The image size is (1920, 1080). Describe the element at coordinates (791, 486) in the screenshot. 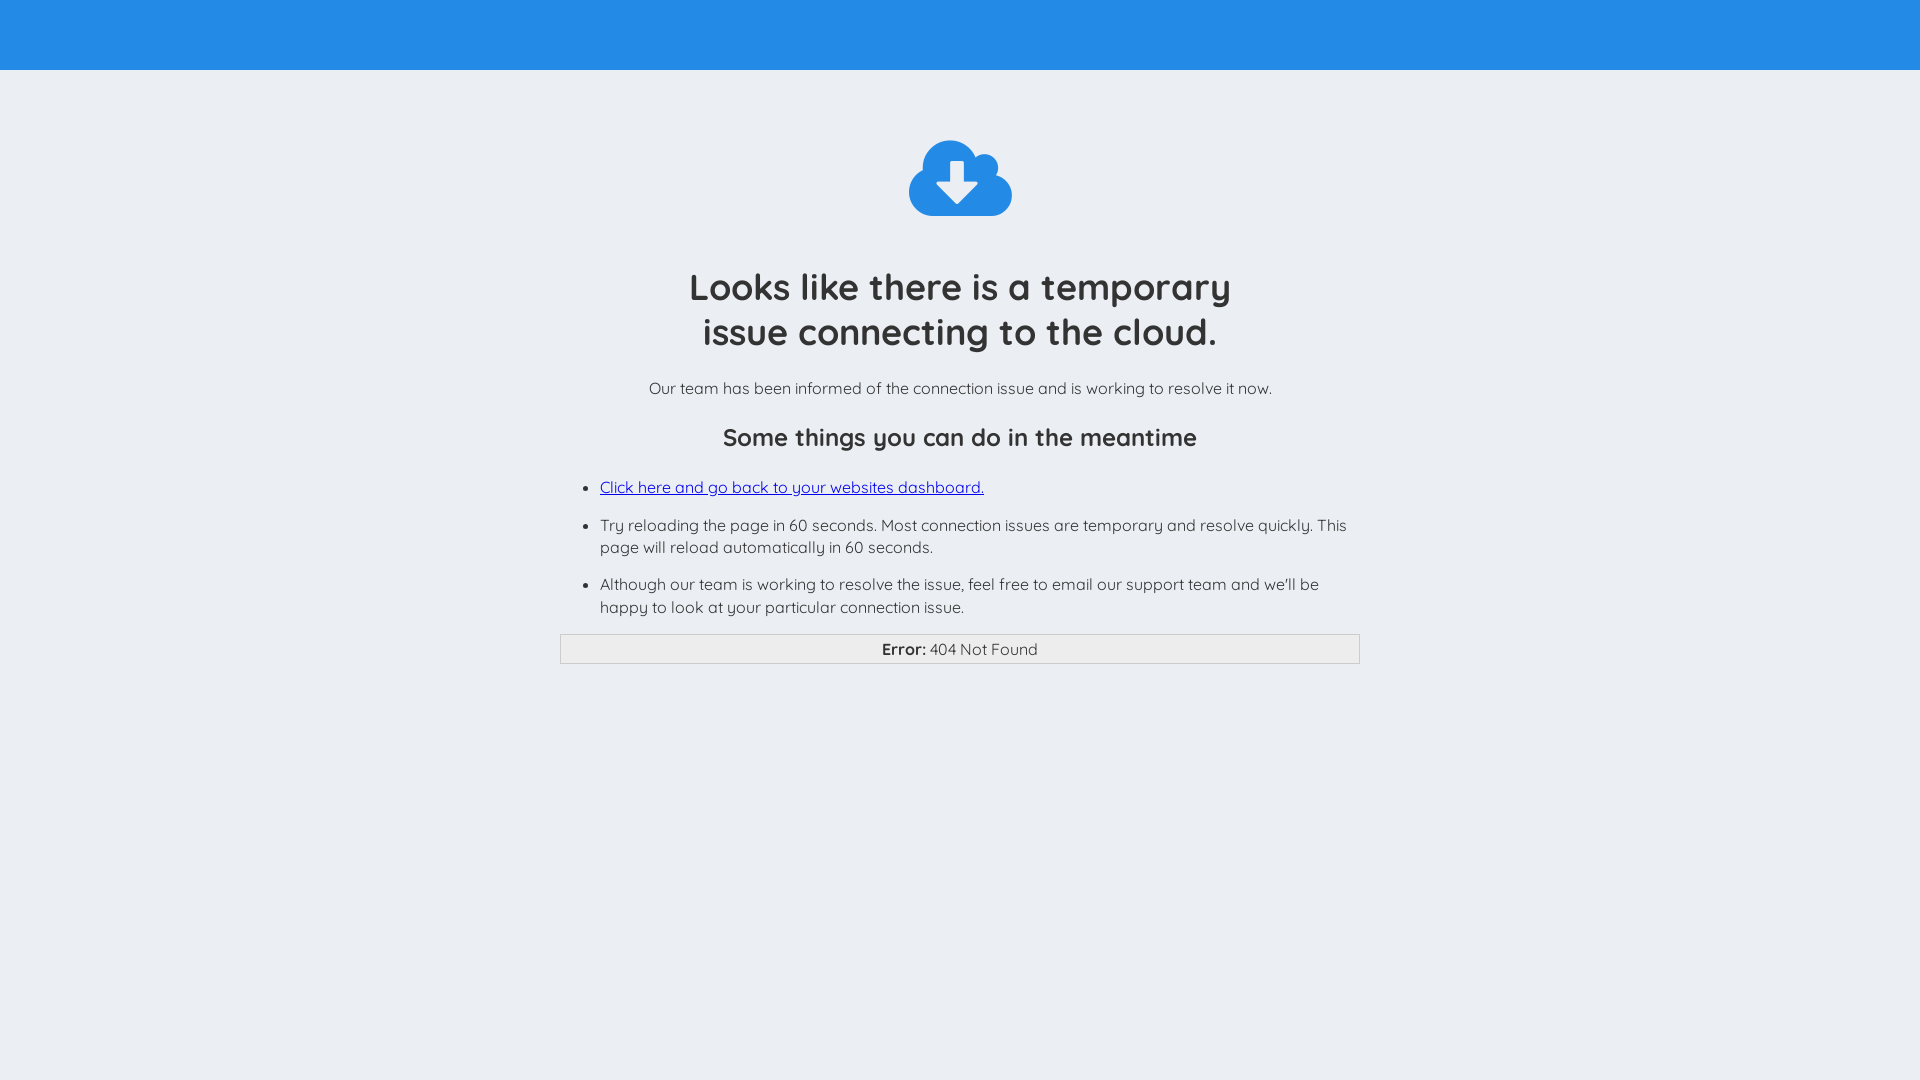

I see `'Click here and go back to your websites dashboard.'` at that location.